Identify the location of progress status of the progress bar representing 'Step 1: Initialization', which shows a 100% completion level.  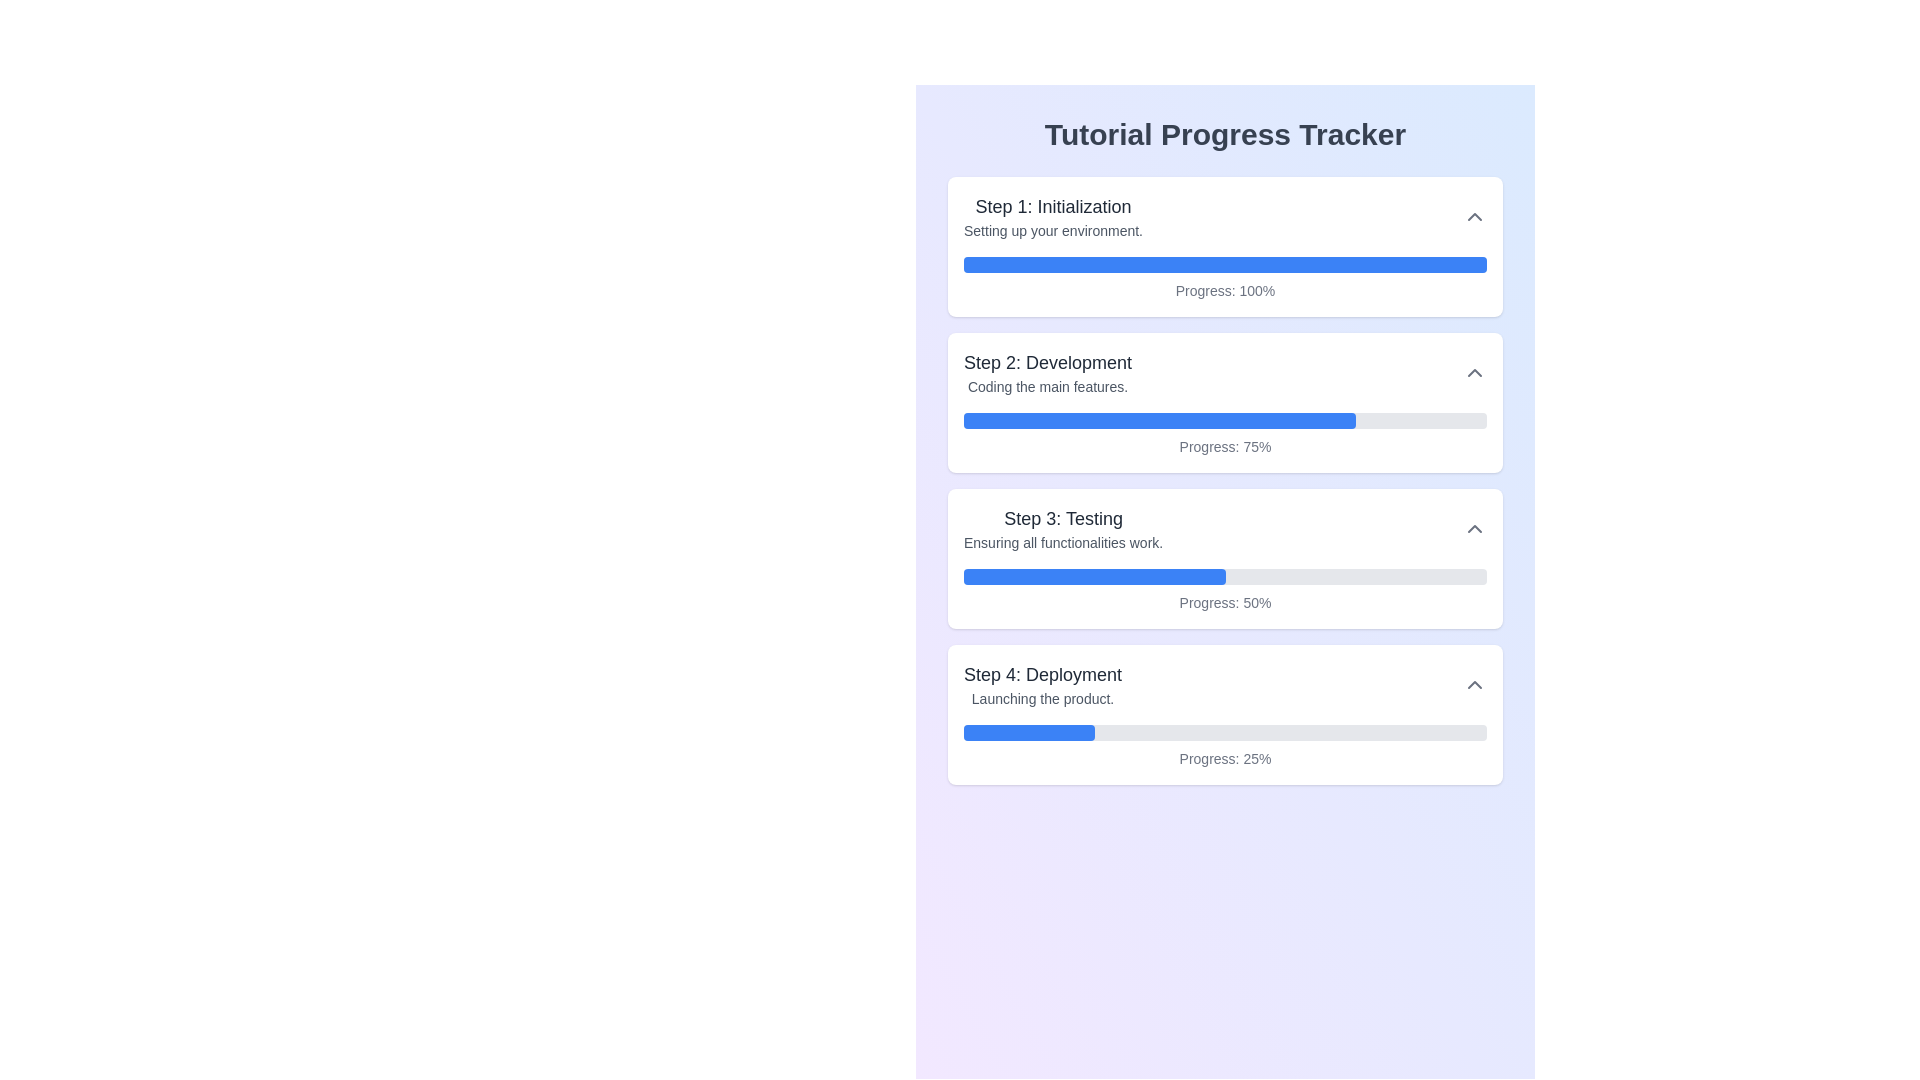
(1224, 278).